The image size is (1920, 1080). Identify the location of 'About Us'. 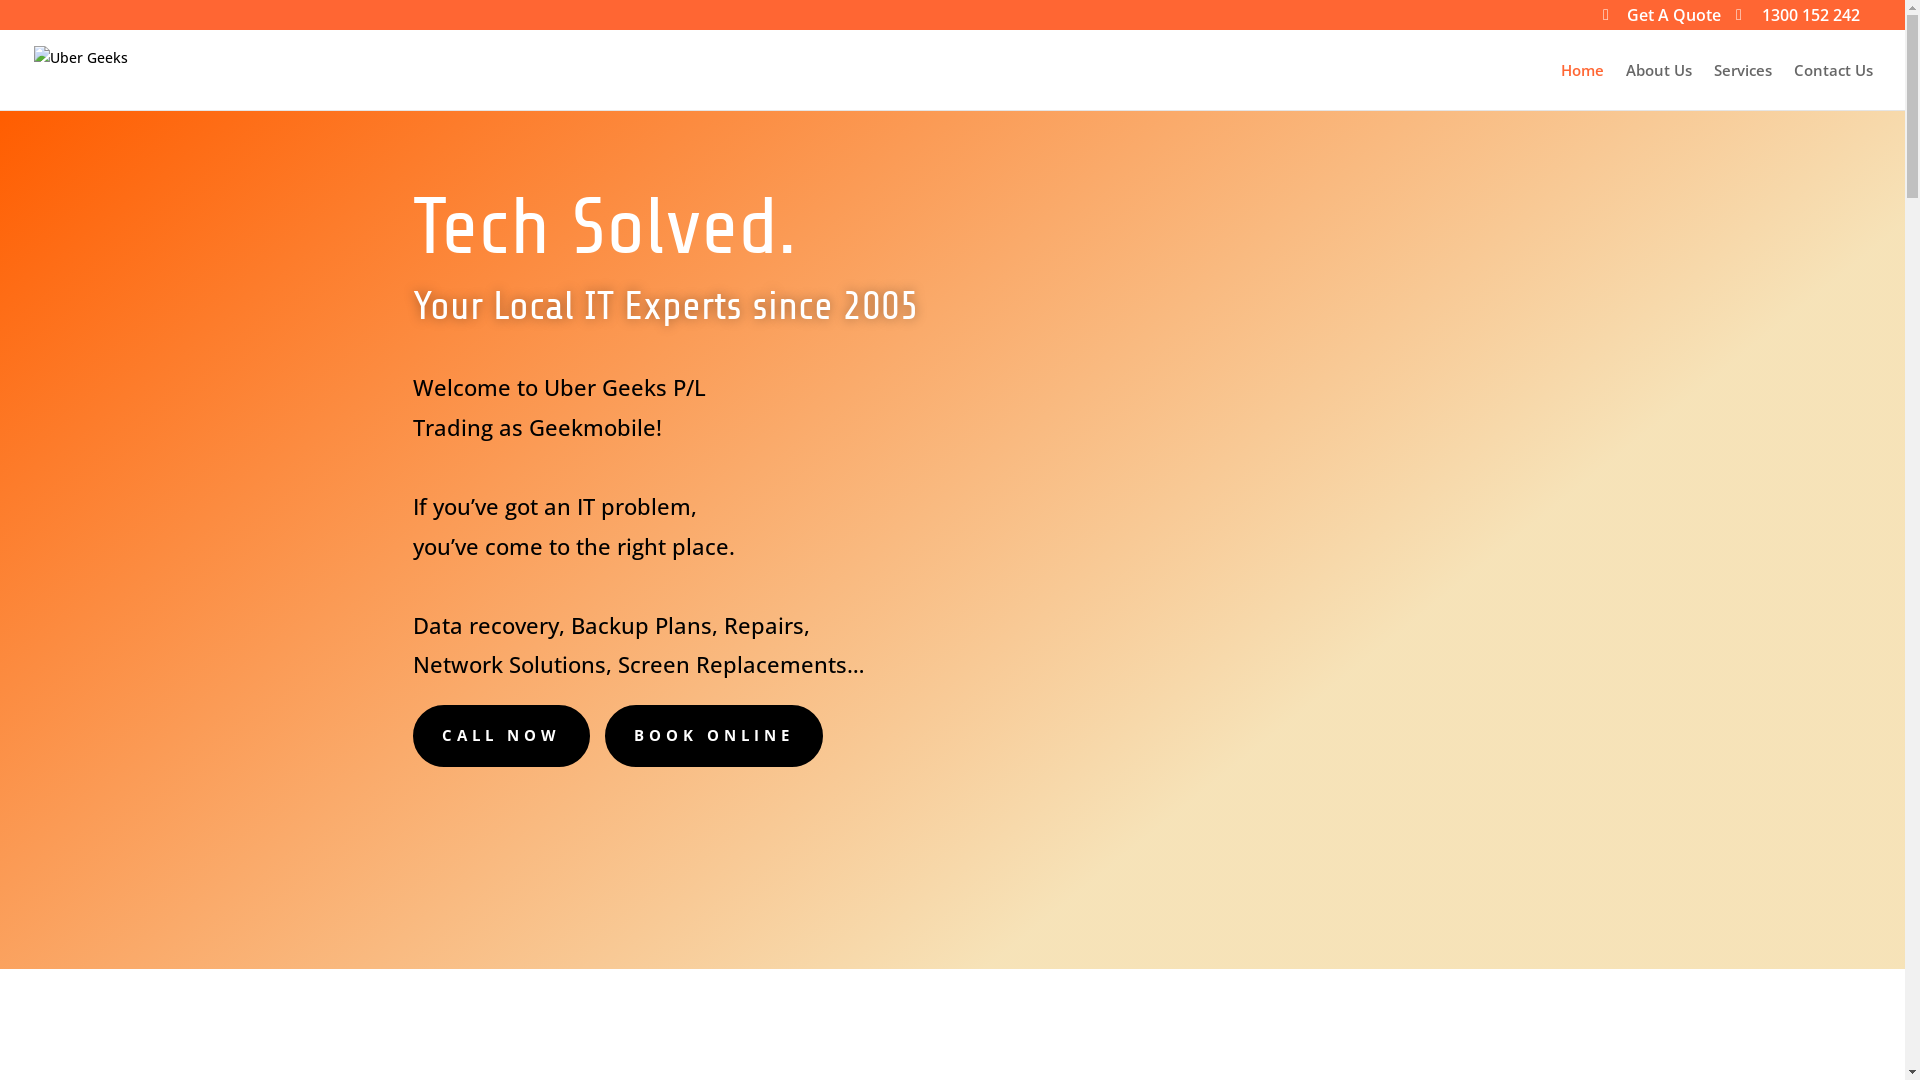
(1659, 85).